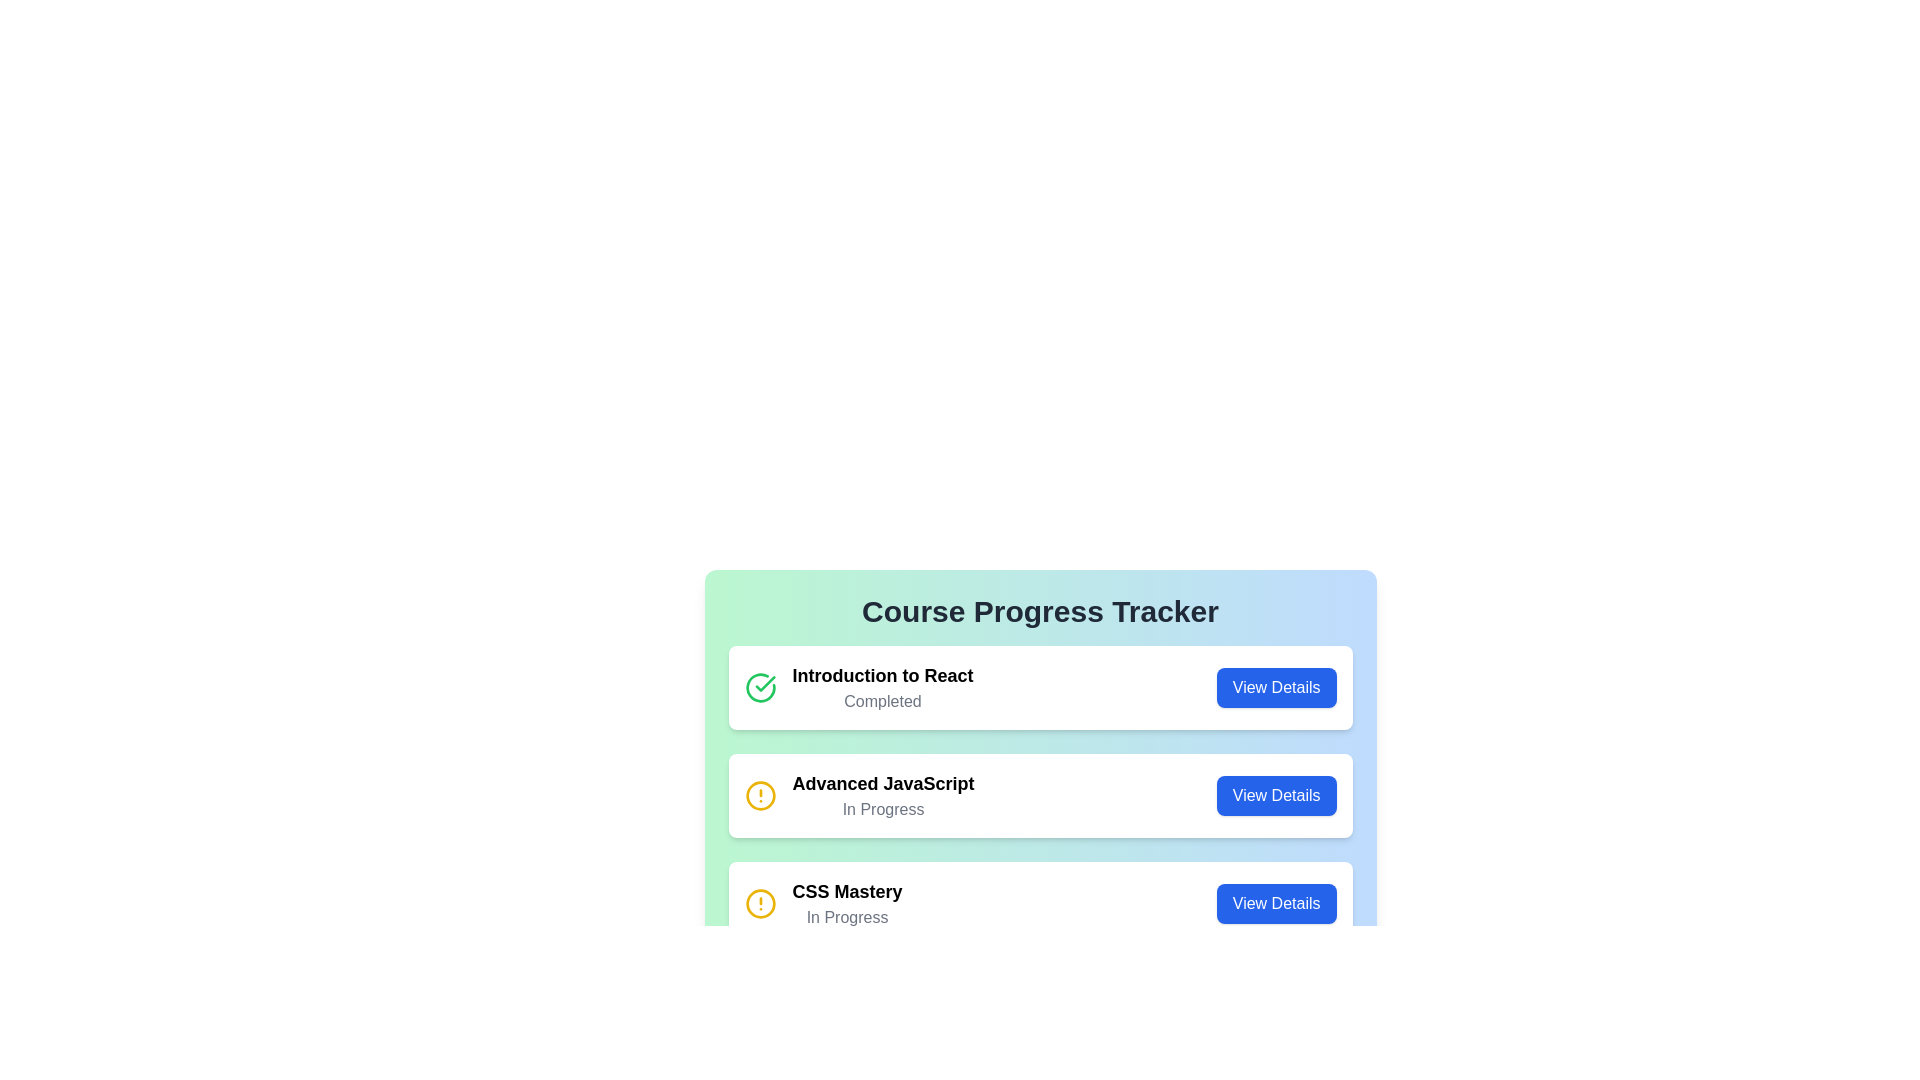 This screenshot has height=1080, width=1920. What do you see at coordinates (1040, 611) in the screenshot?
I see `text label that serves as a header for tracking course progress, located centrally above the list of course progress entries` at bounding box center [1040, 611].